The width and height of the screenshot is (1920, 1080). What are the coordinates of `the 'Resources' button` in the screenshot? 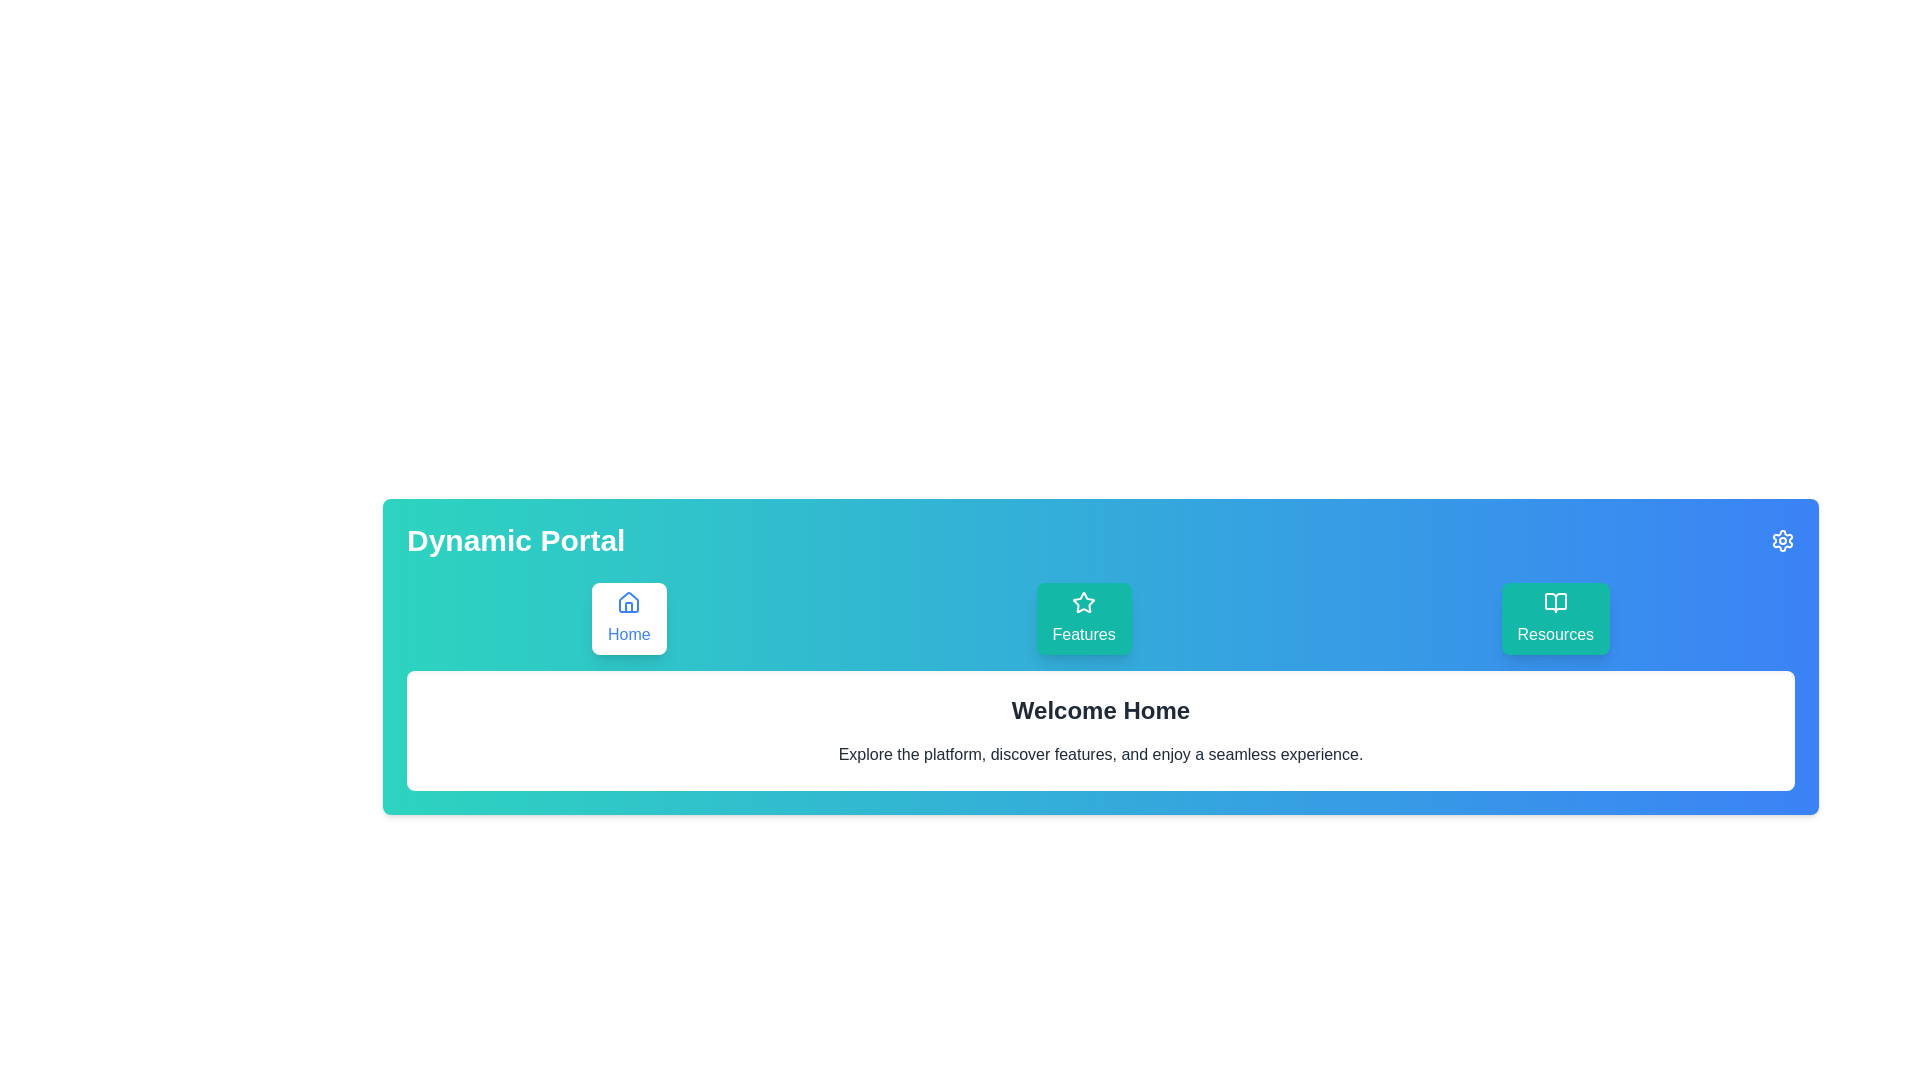 It's located at (1554, 617).